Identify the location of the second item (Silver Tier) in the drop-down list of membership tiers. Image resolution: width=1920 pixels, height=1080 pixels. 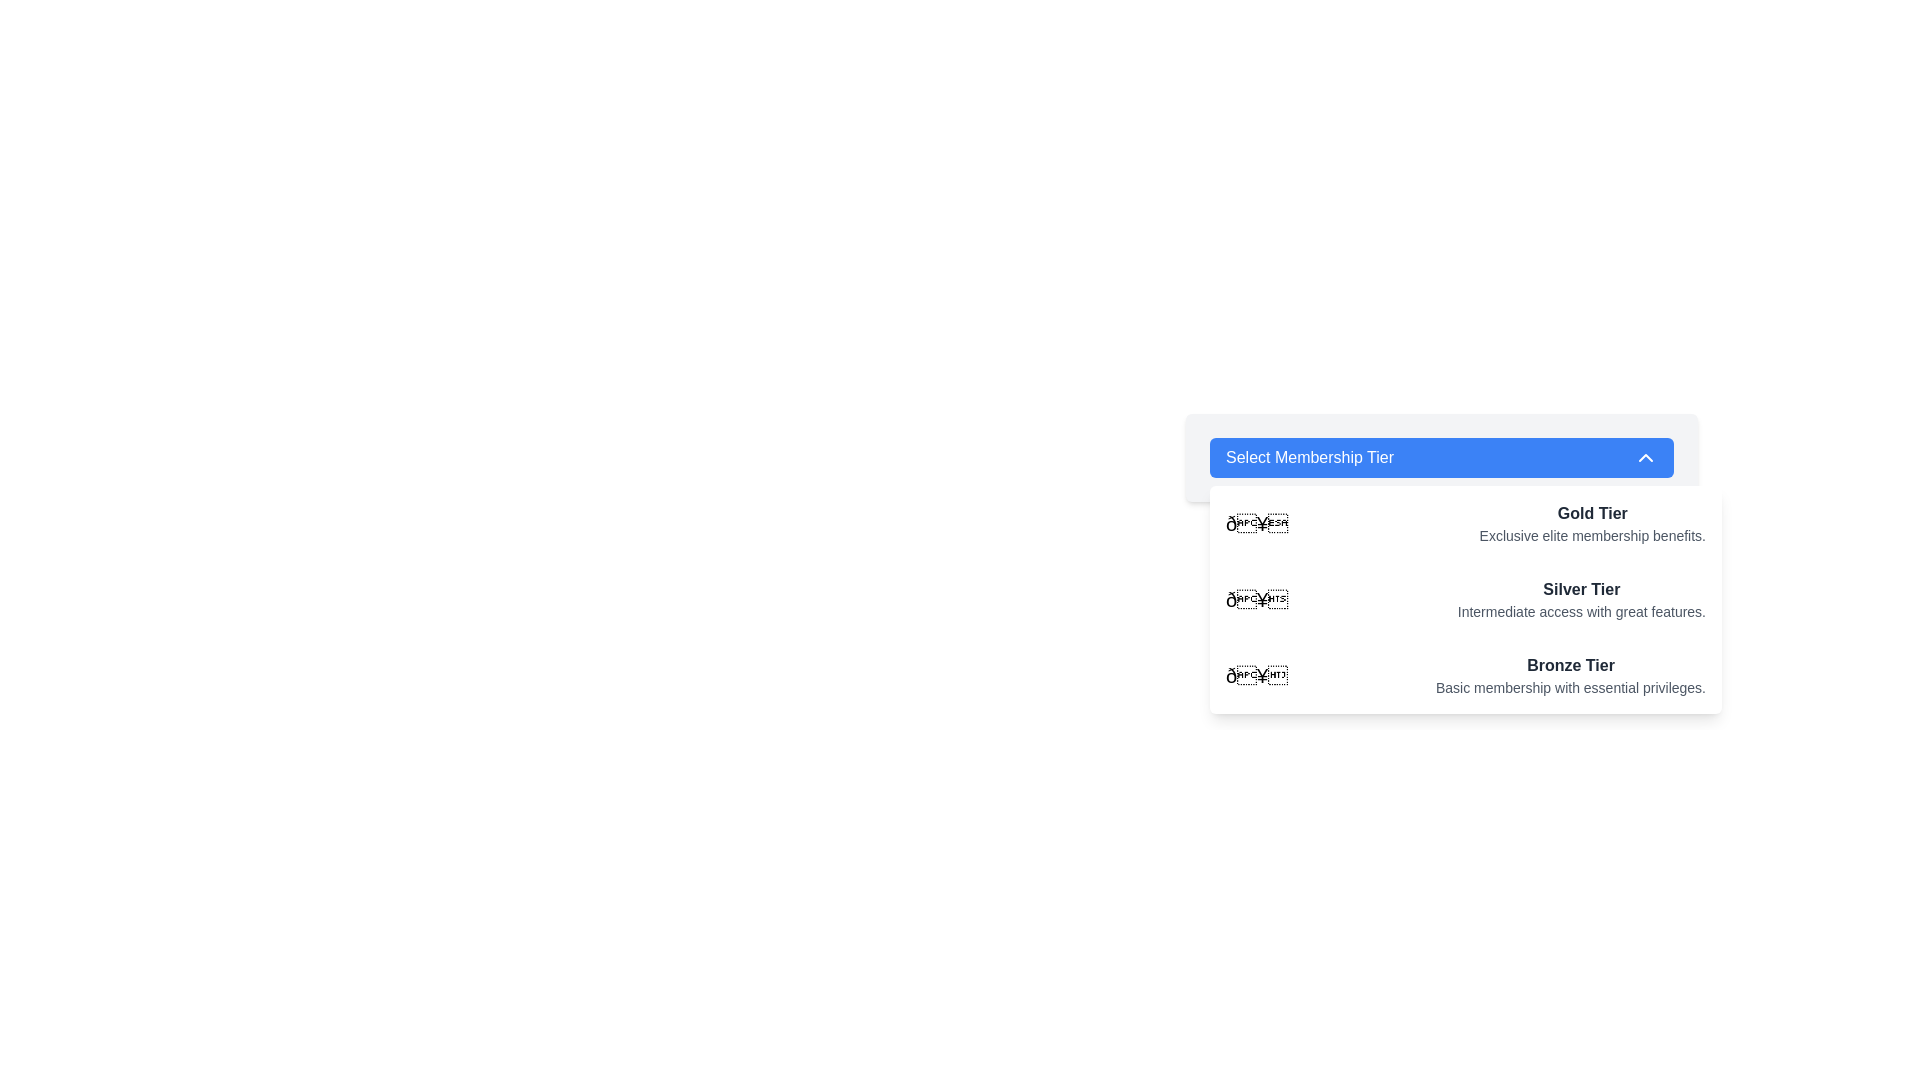
(1465, 599).